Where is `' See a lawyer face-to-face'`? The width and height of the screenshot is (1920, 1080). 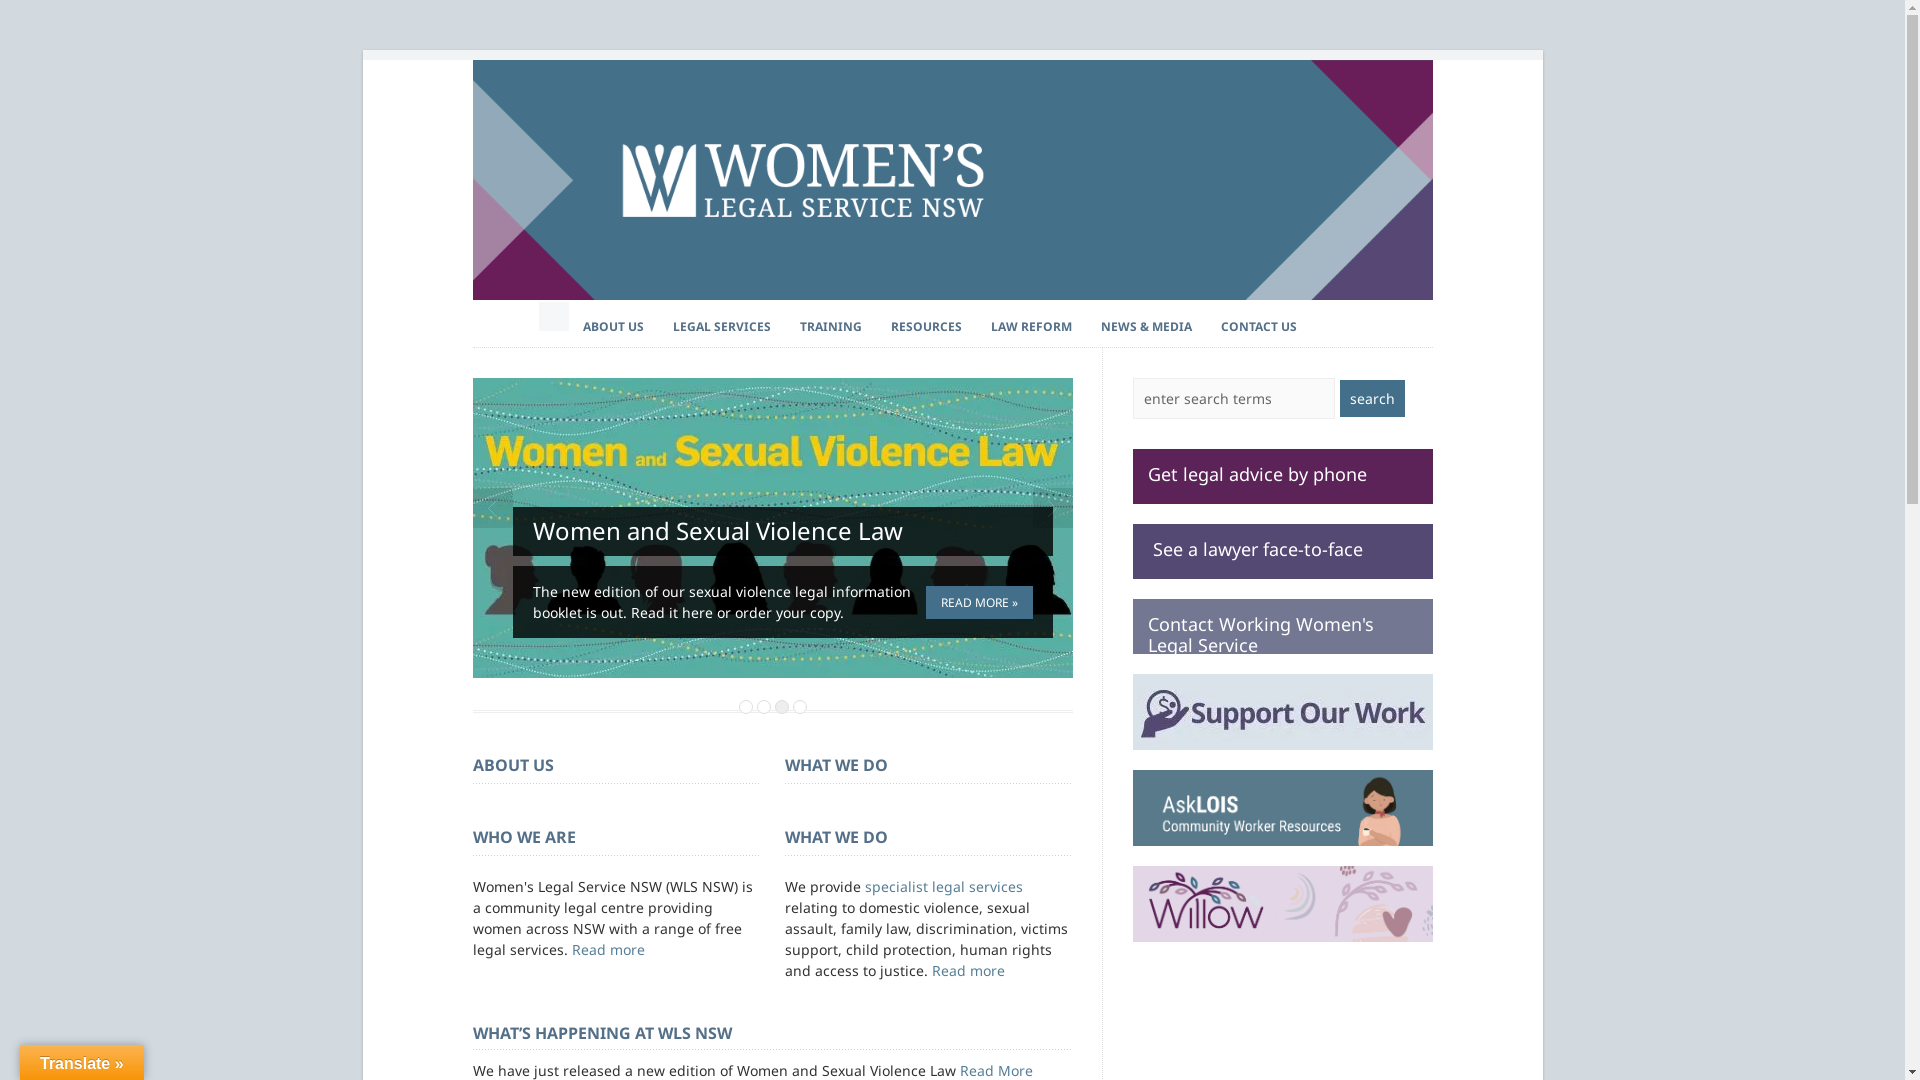
' See a lawyer face-to-face' is located at coordinates (1281, 551).